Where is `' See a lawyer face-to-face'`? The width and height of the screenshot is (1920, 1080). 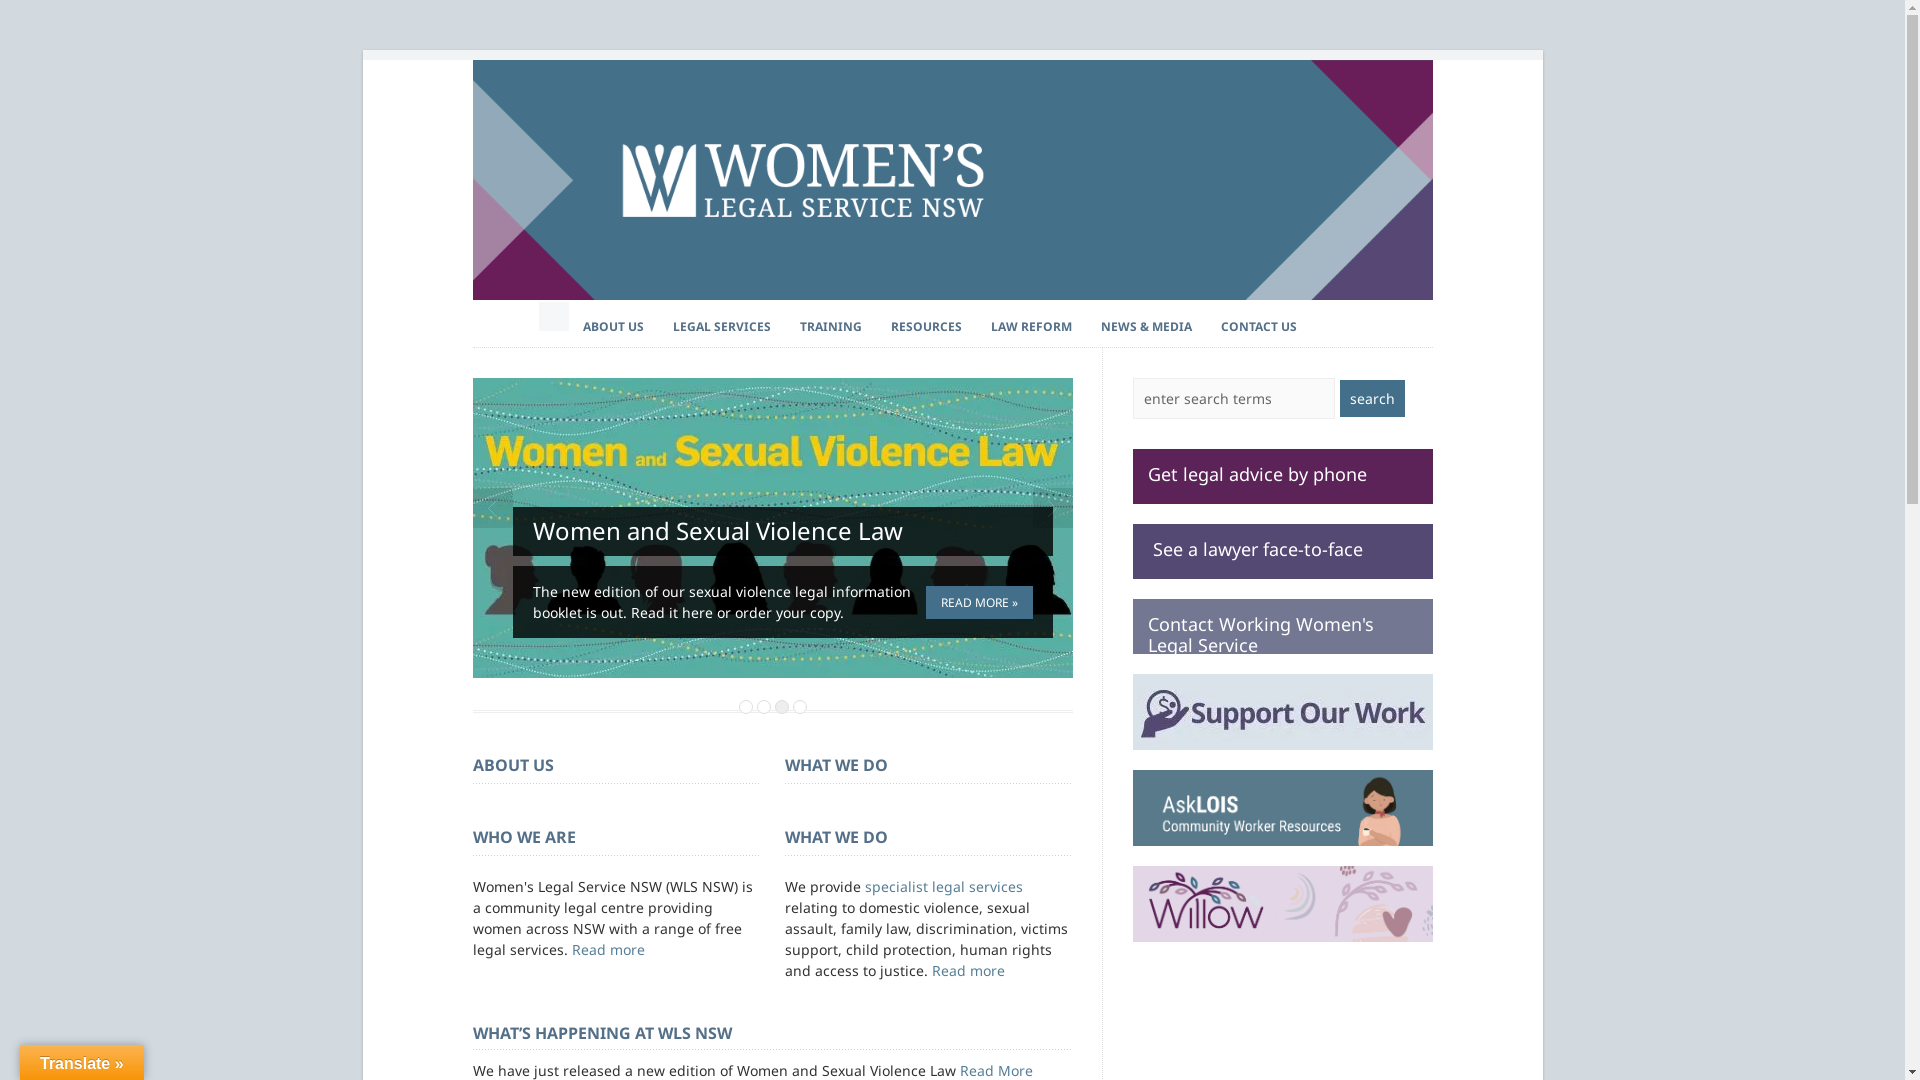
' See a lawyer face-to-face' is located at coordinates (1281, 551).